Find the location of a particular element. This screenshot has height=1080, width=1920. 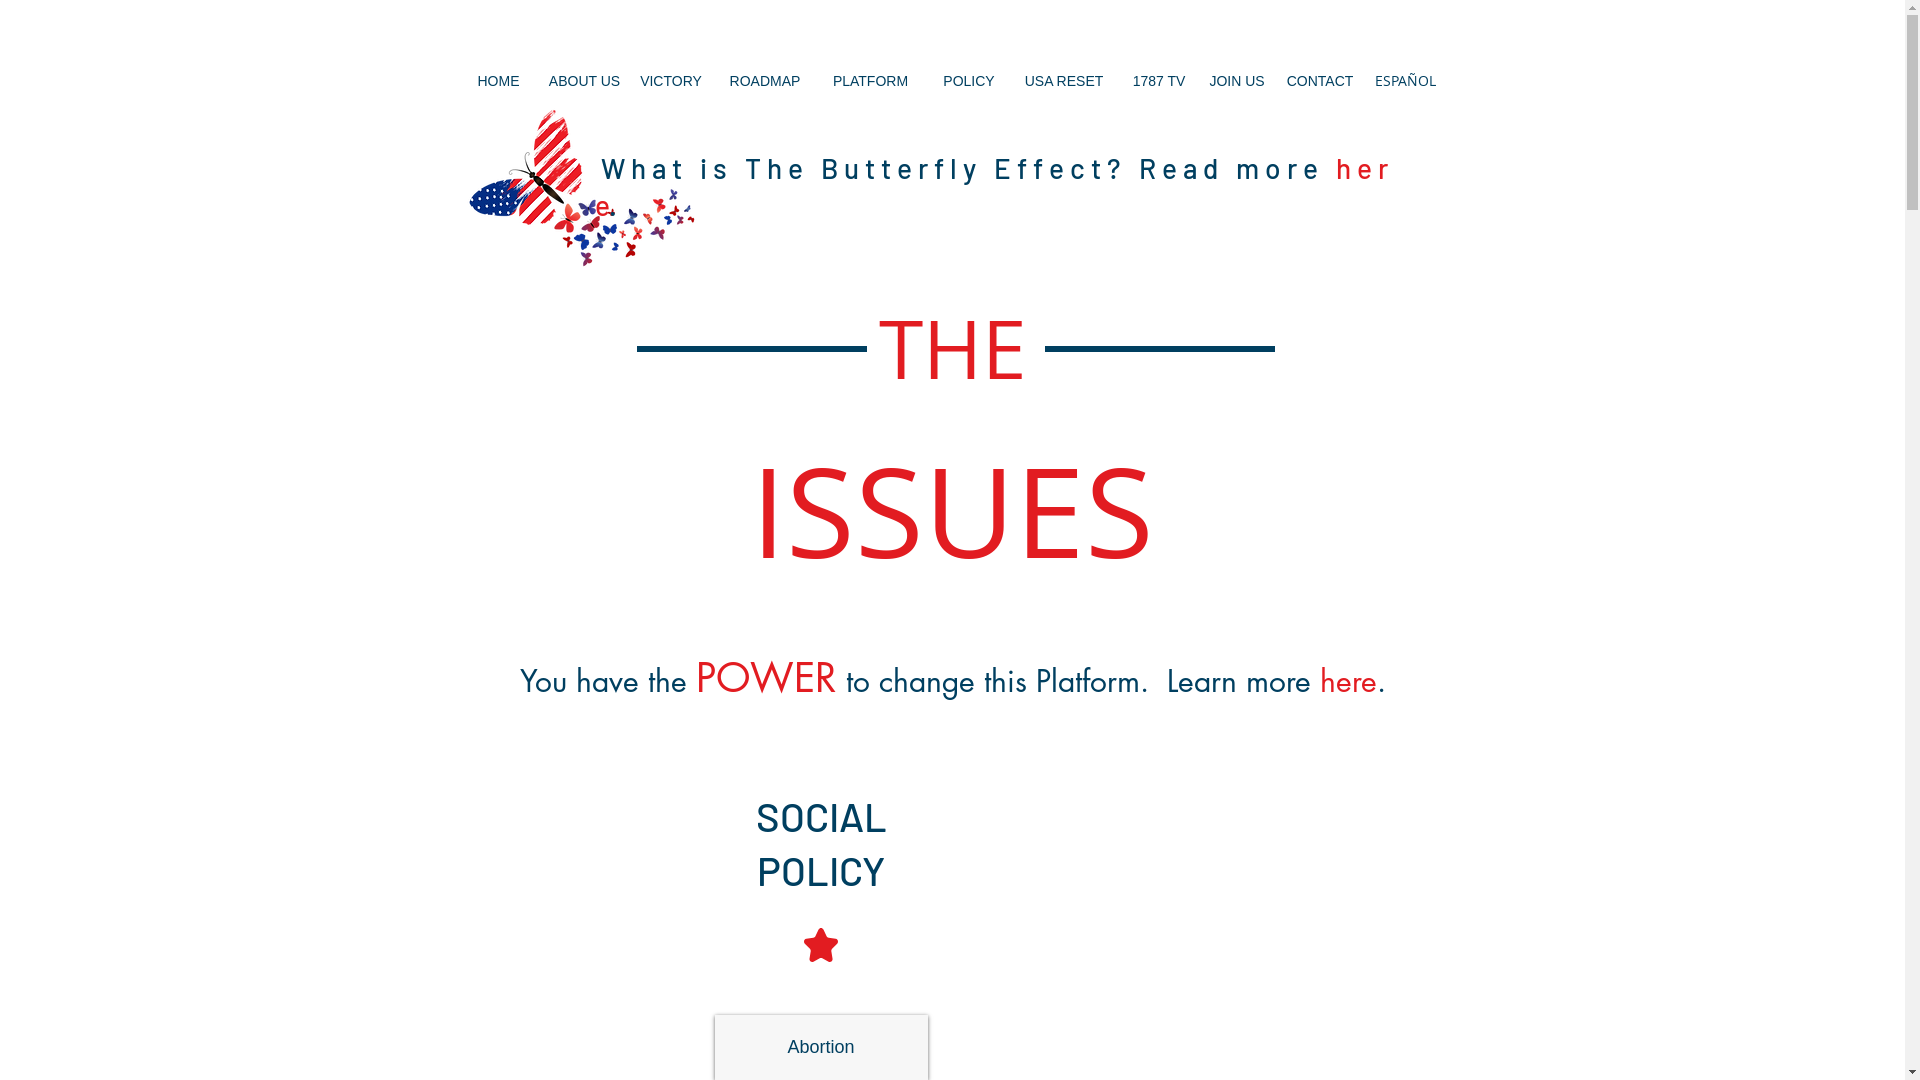

'CONTACT' is located at coordinates (1320, 79).